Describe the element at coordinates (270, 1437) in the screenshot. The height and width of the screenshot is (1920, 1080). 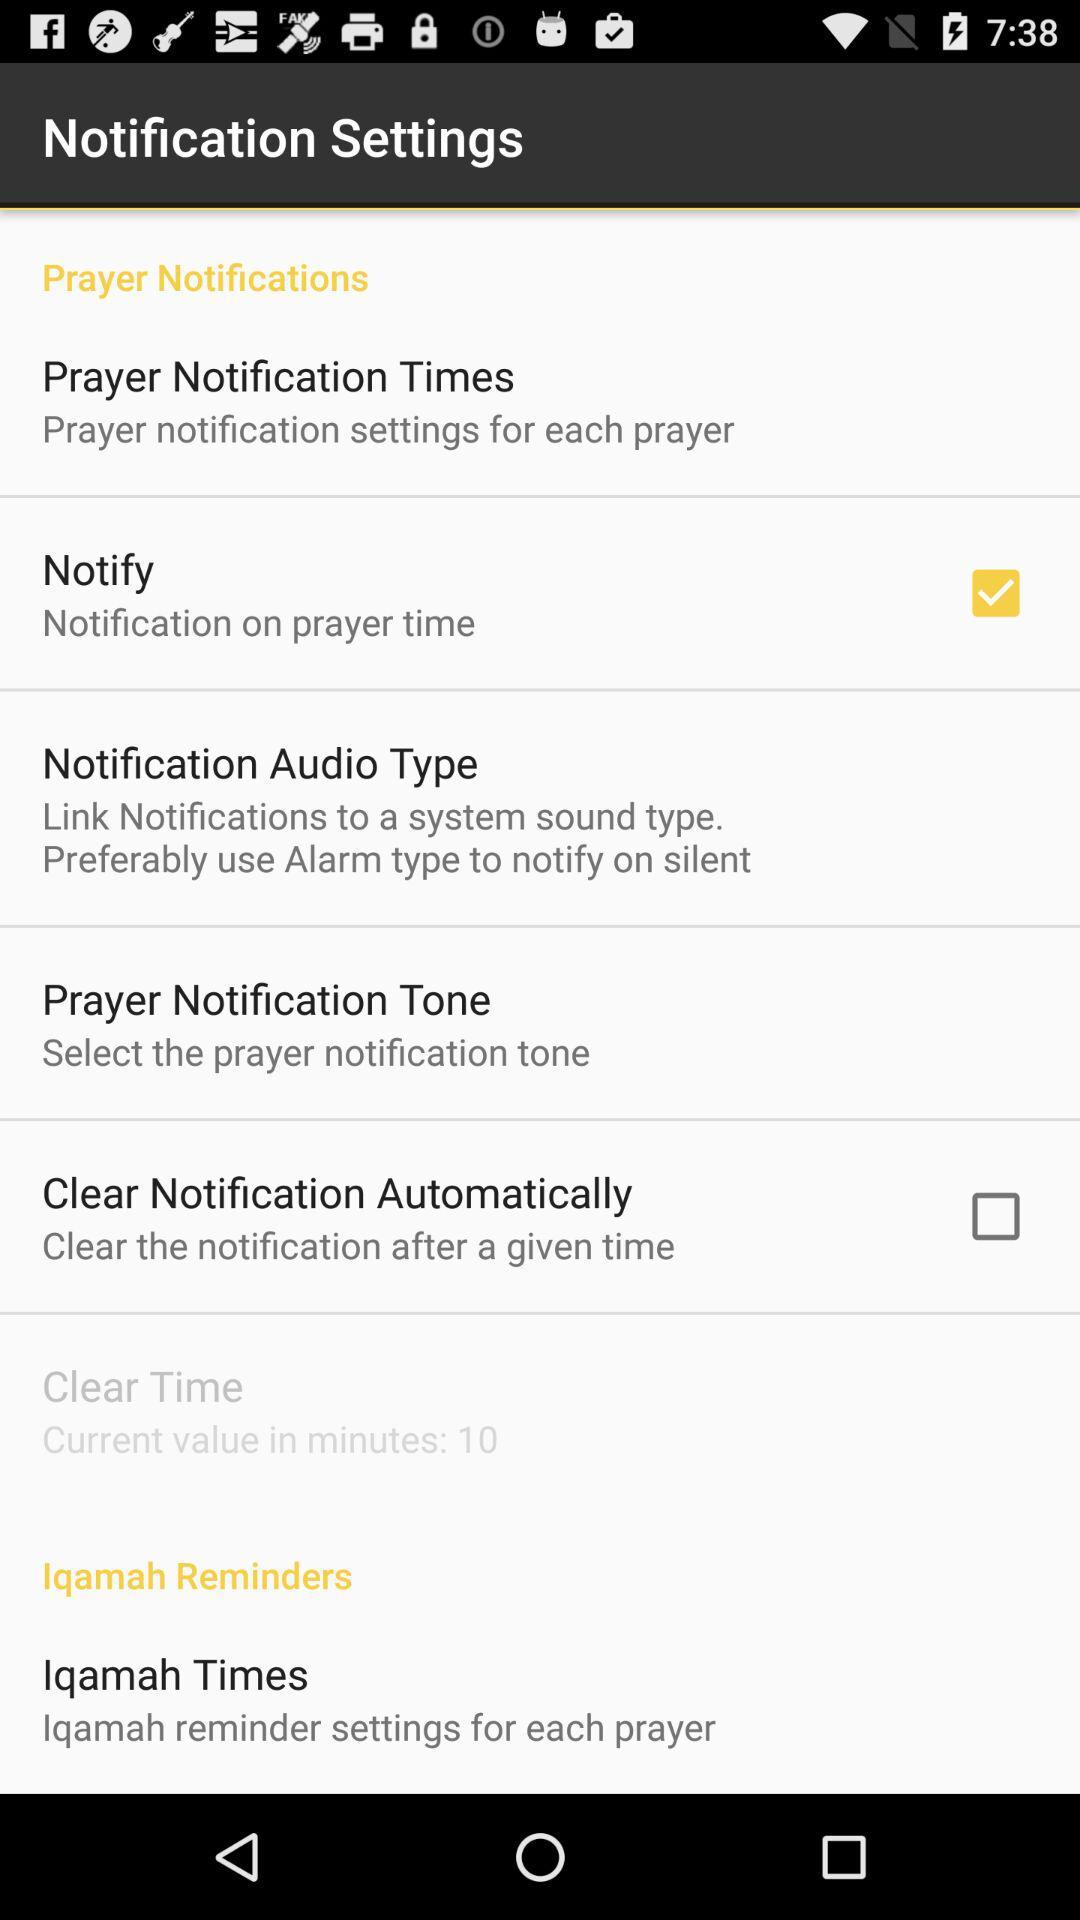
I see `current value in app` at that location.